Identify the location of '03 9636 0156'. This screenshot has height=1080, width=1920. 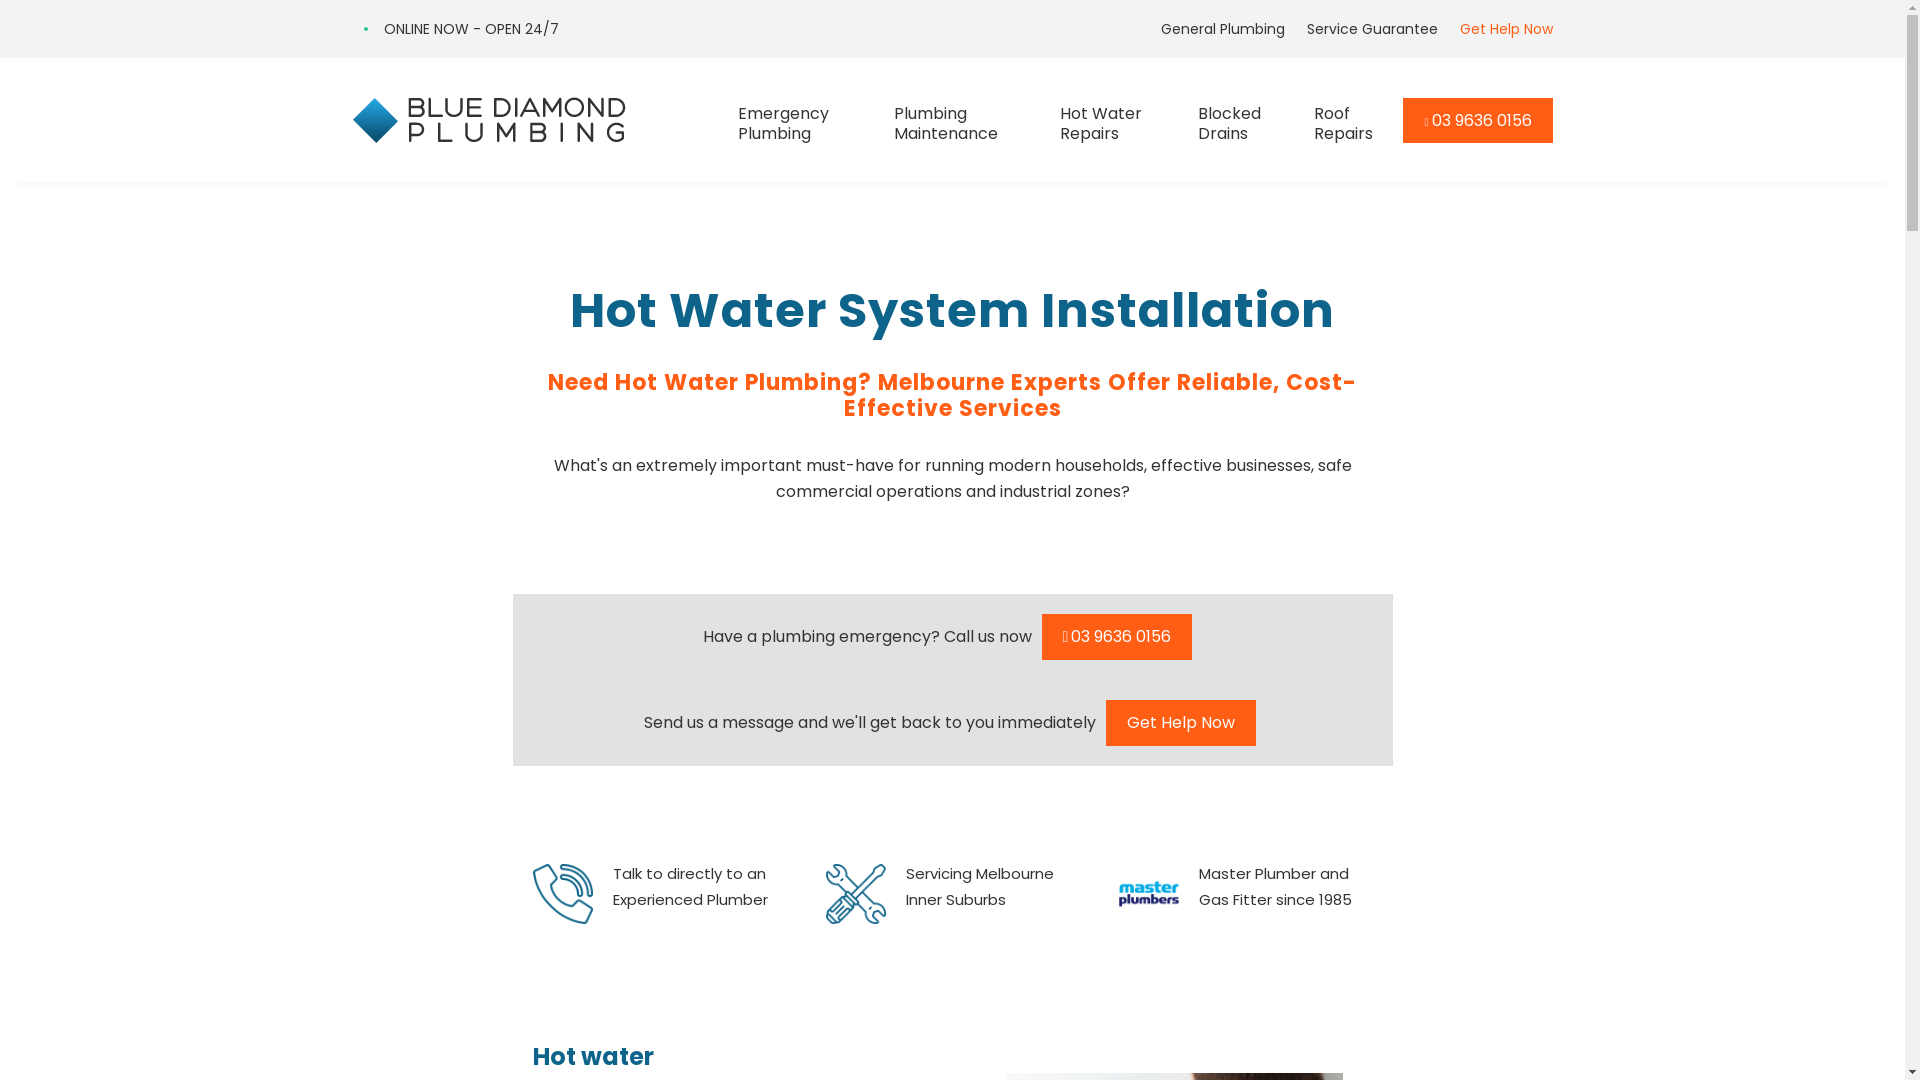
(1116, 636).